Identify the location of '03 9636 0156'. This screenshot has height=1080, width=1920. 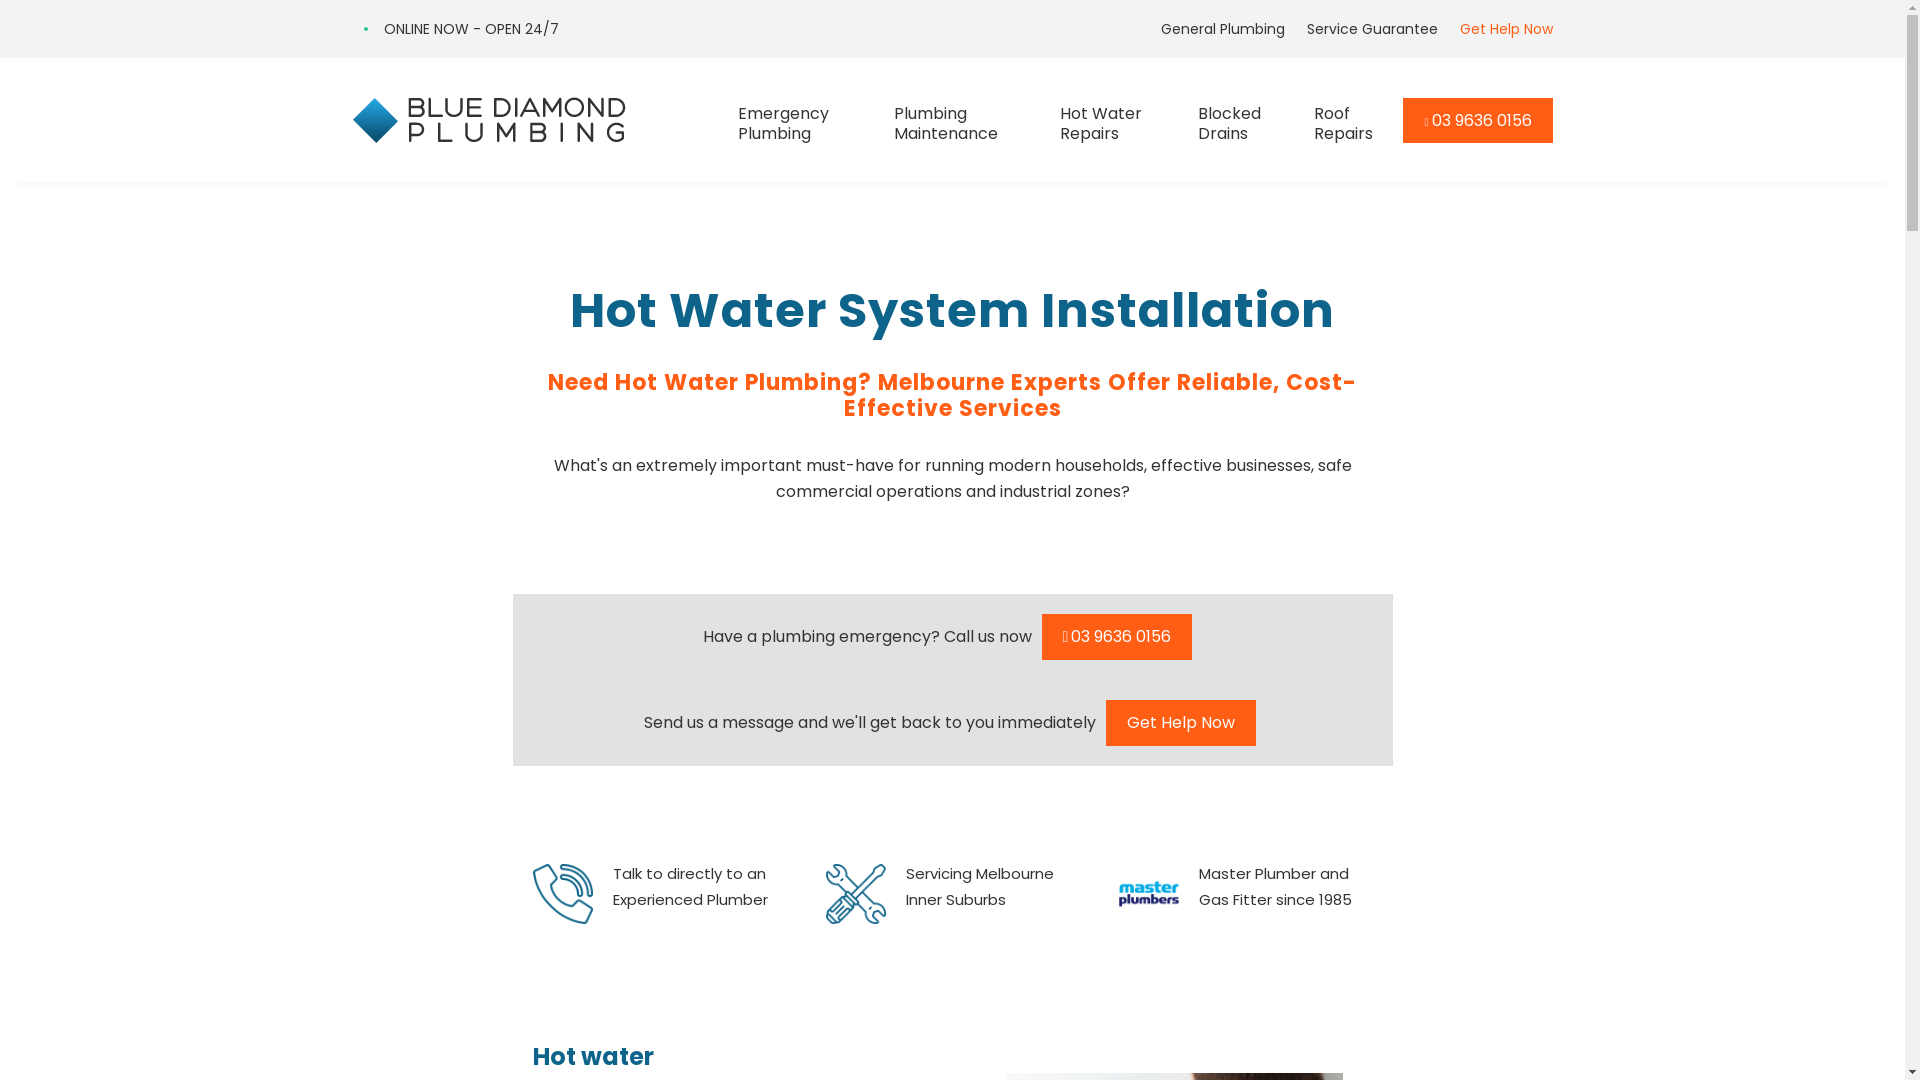
(1116, 636).